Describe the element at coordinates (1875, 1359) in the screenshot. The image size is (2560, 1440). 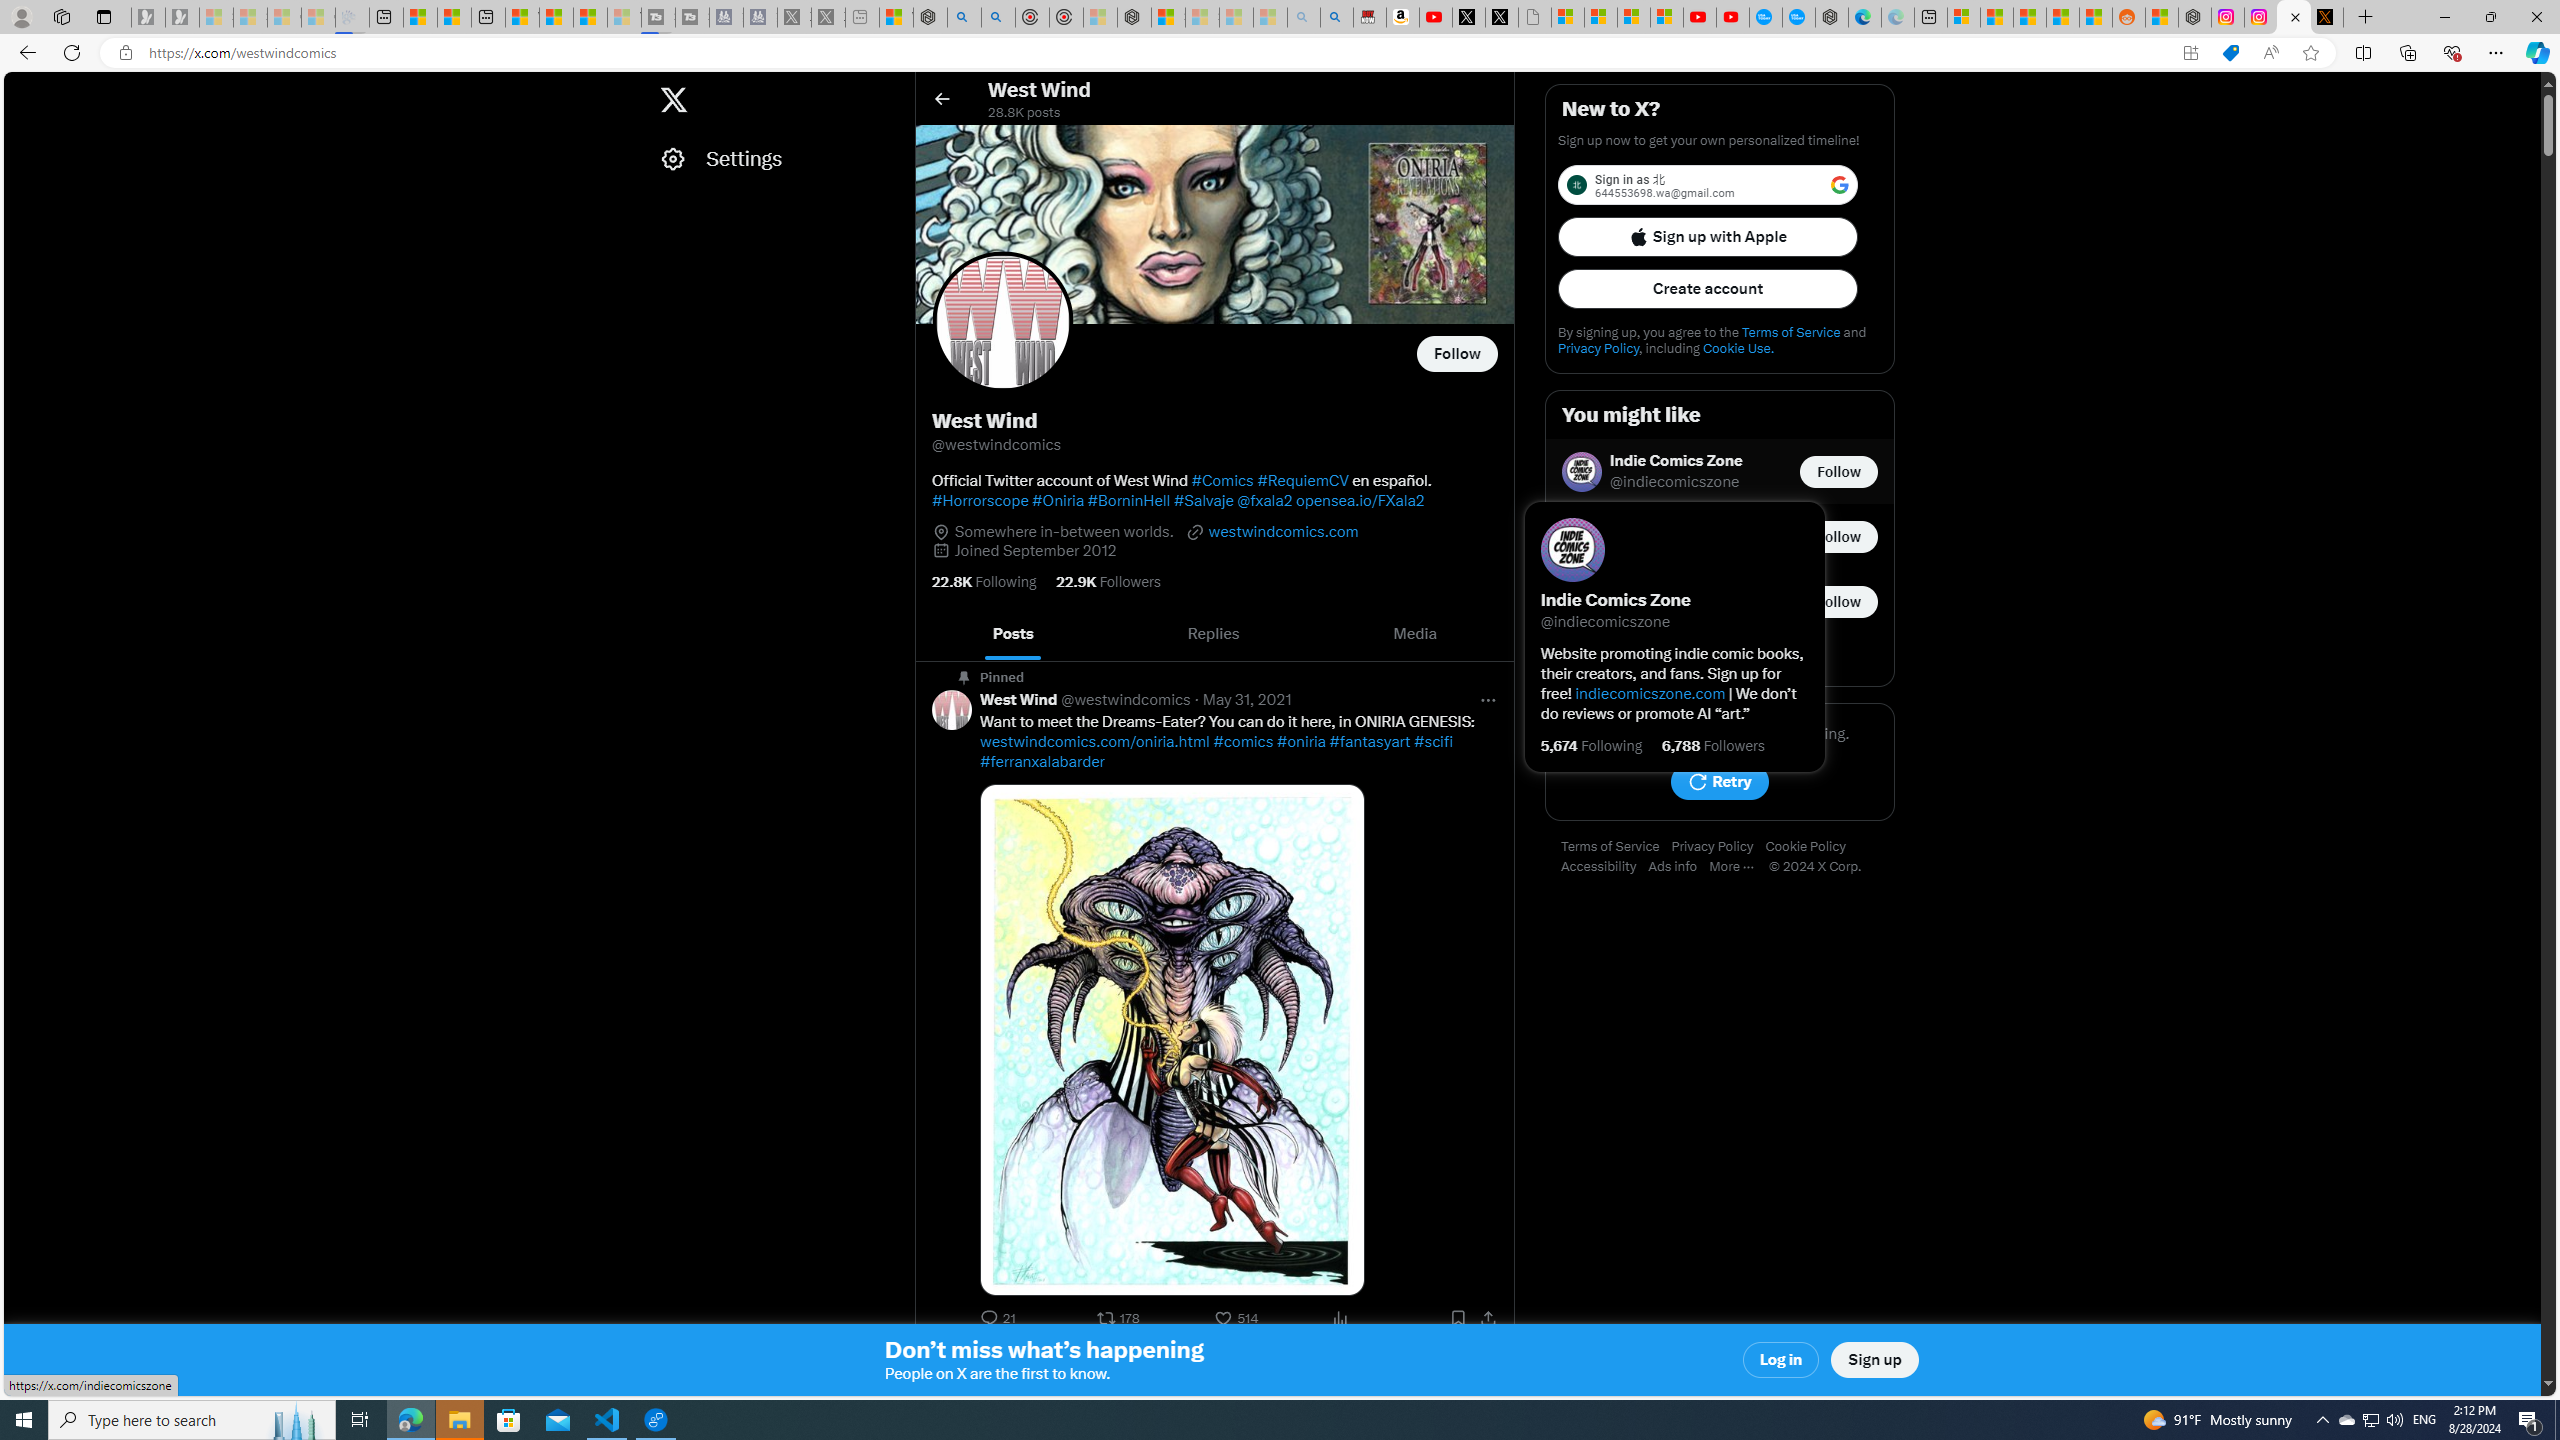
I see `'Sign up'` at that location.